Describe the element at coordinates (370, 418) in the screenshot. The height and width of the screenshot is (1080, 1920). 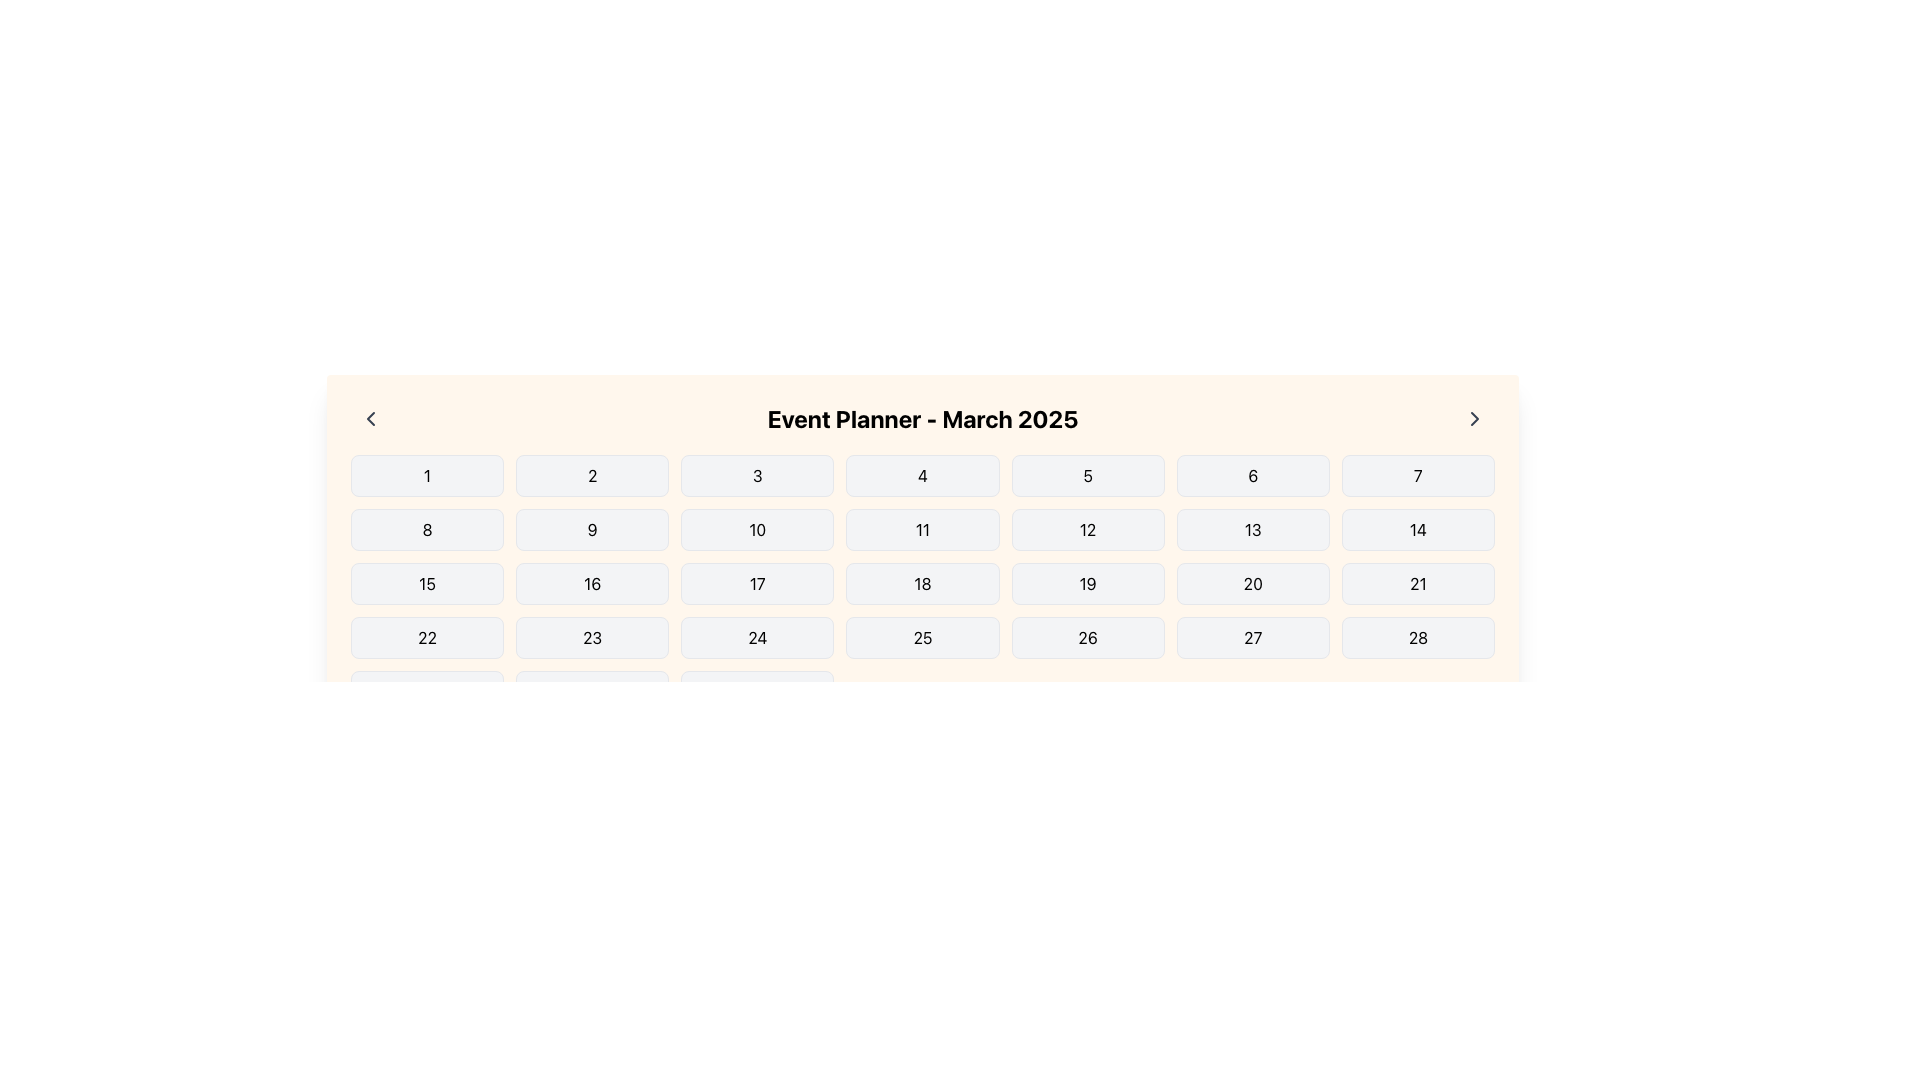
I see `the left-most button in the top bar of the 'Event Planner - March 2025' section` at that location.